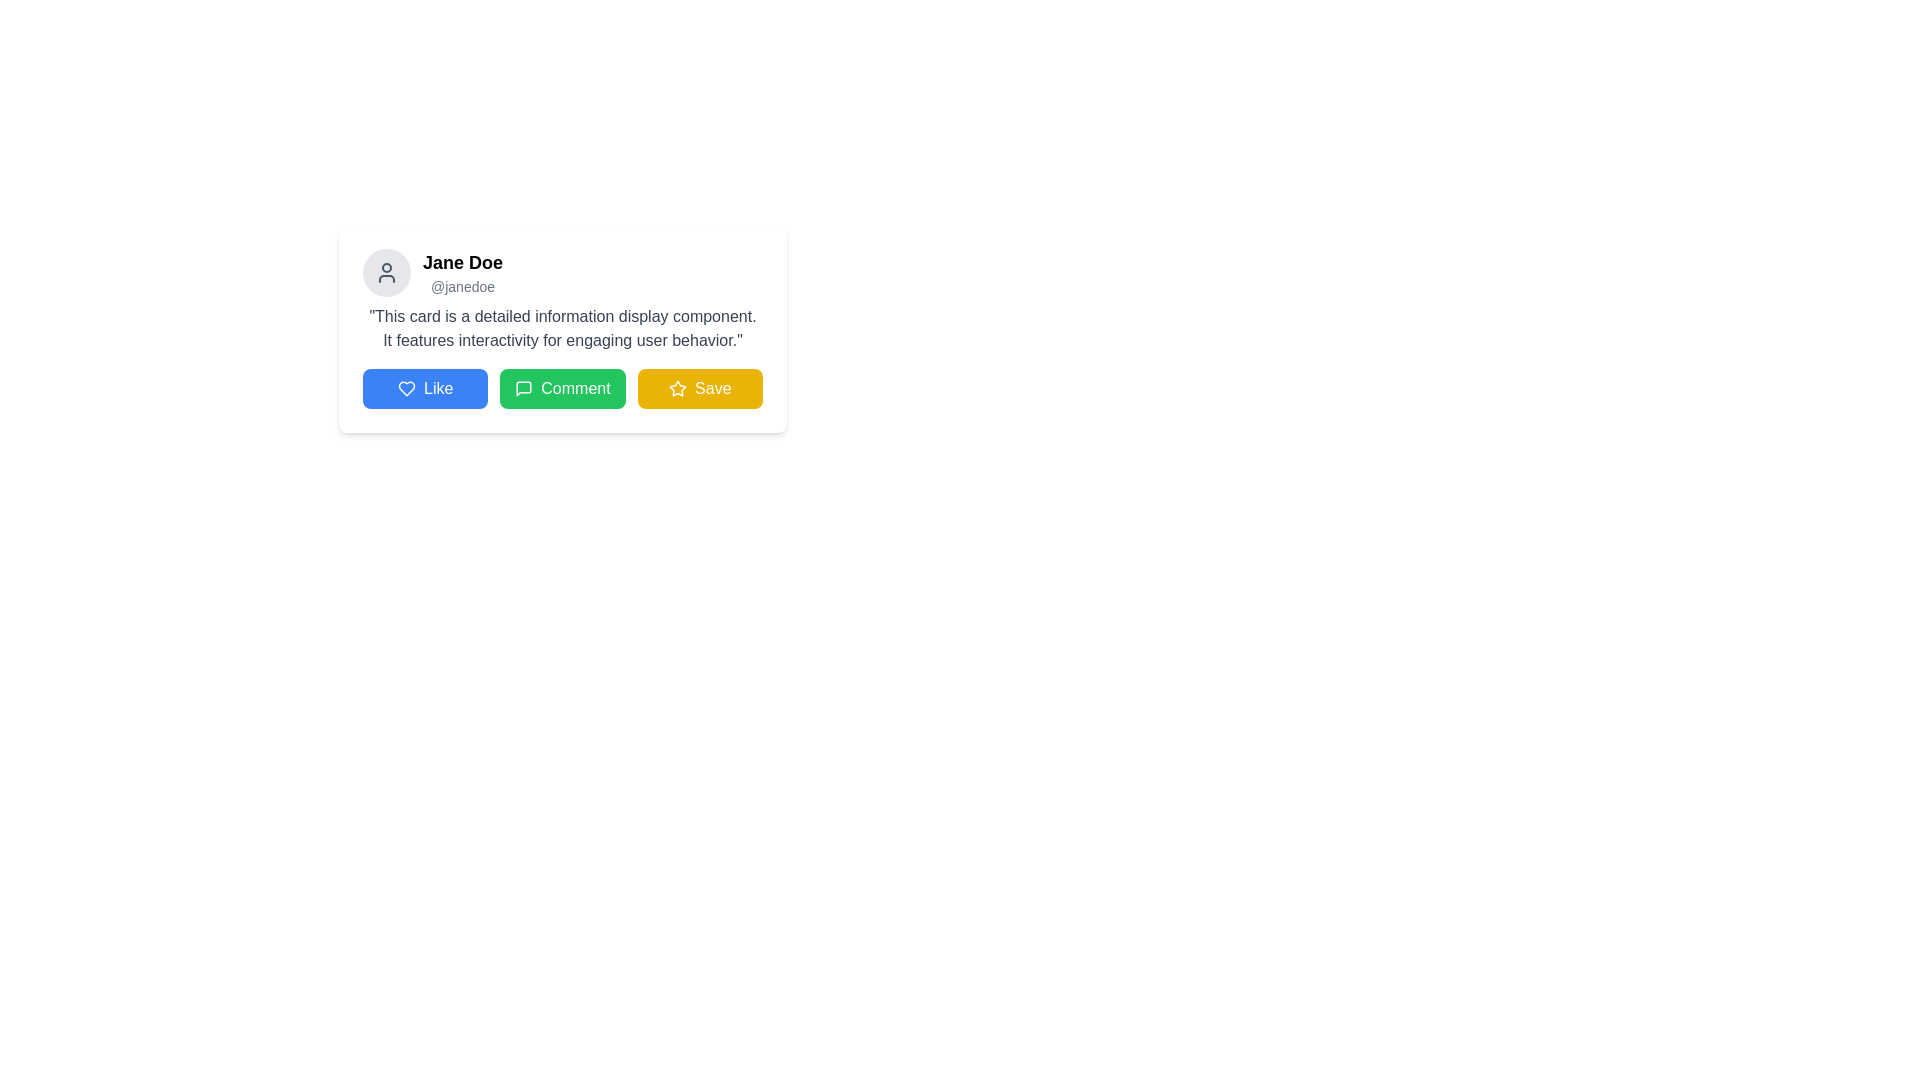 Image resolution: width=1920 pixels, height=1080 pixels. I want to click on the star-shaped icon with a yellow fill and dark stroke, located to the left of the 'Save' text in the yellow button, so click(678, 389).